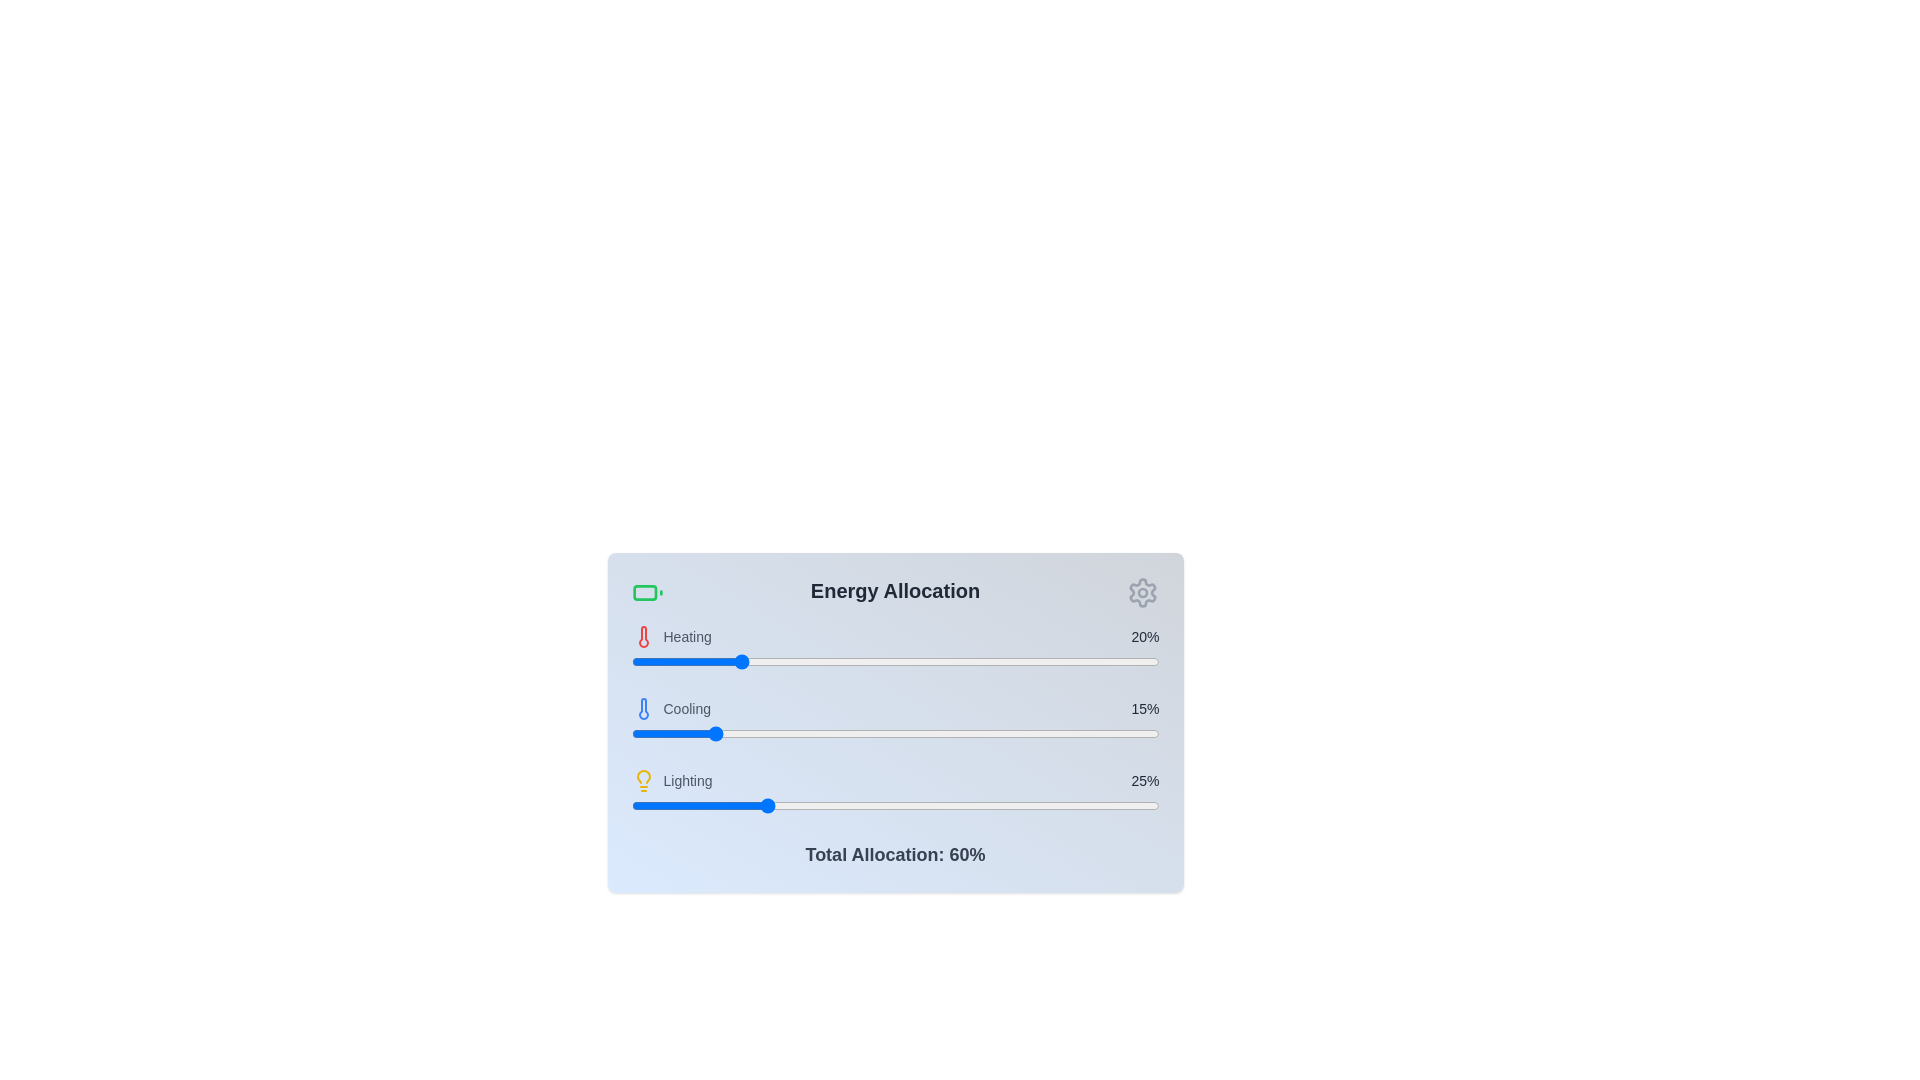  Describe the element at coordinates (746, 662) in the screenshot. I see `the heating allocation slider to 22%` at that location.